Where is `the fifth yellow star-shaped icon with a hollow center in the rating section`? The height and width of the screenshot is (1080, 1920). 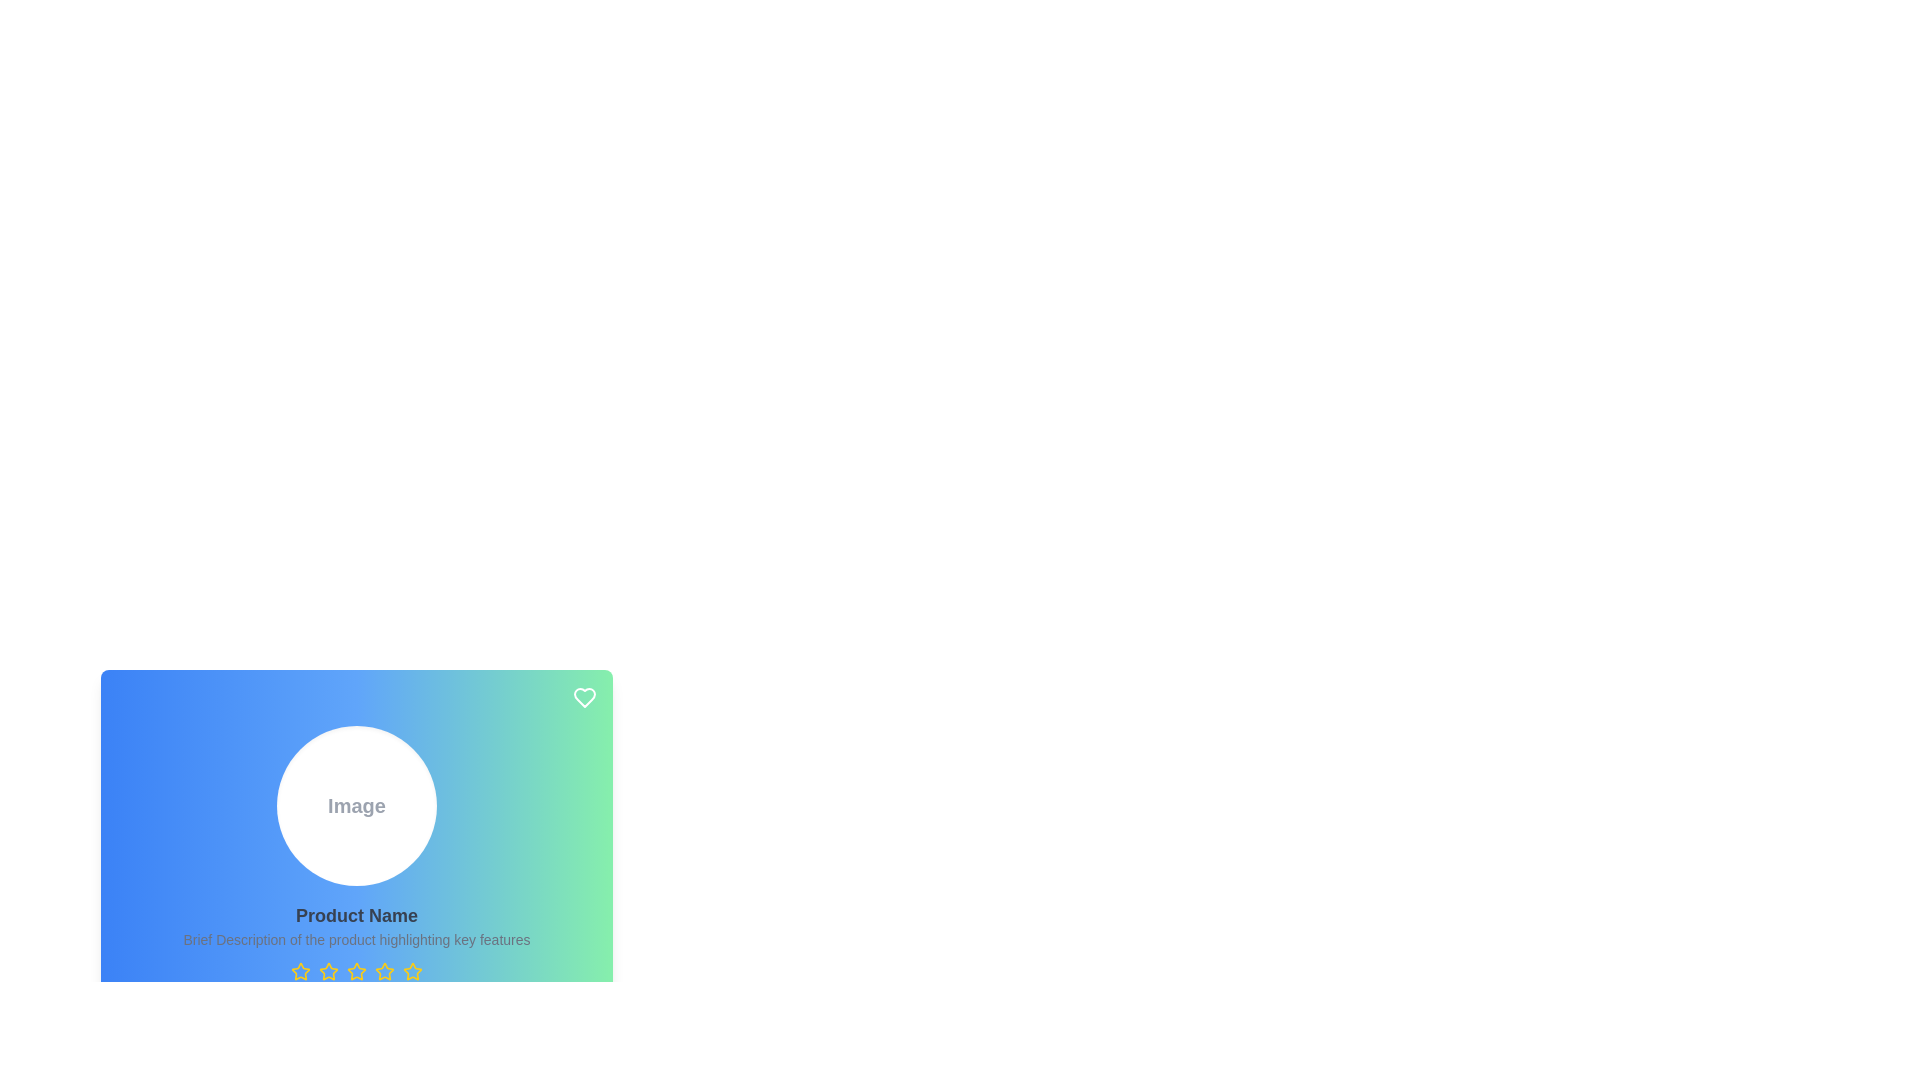
the fifth yellow star-shaped icon with a hollow center in the rating section is located at coordinates (384, 971).